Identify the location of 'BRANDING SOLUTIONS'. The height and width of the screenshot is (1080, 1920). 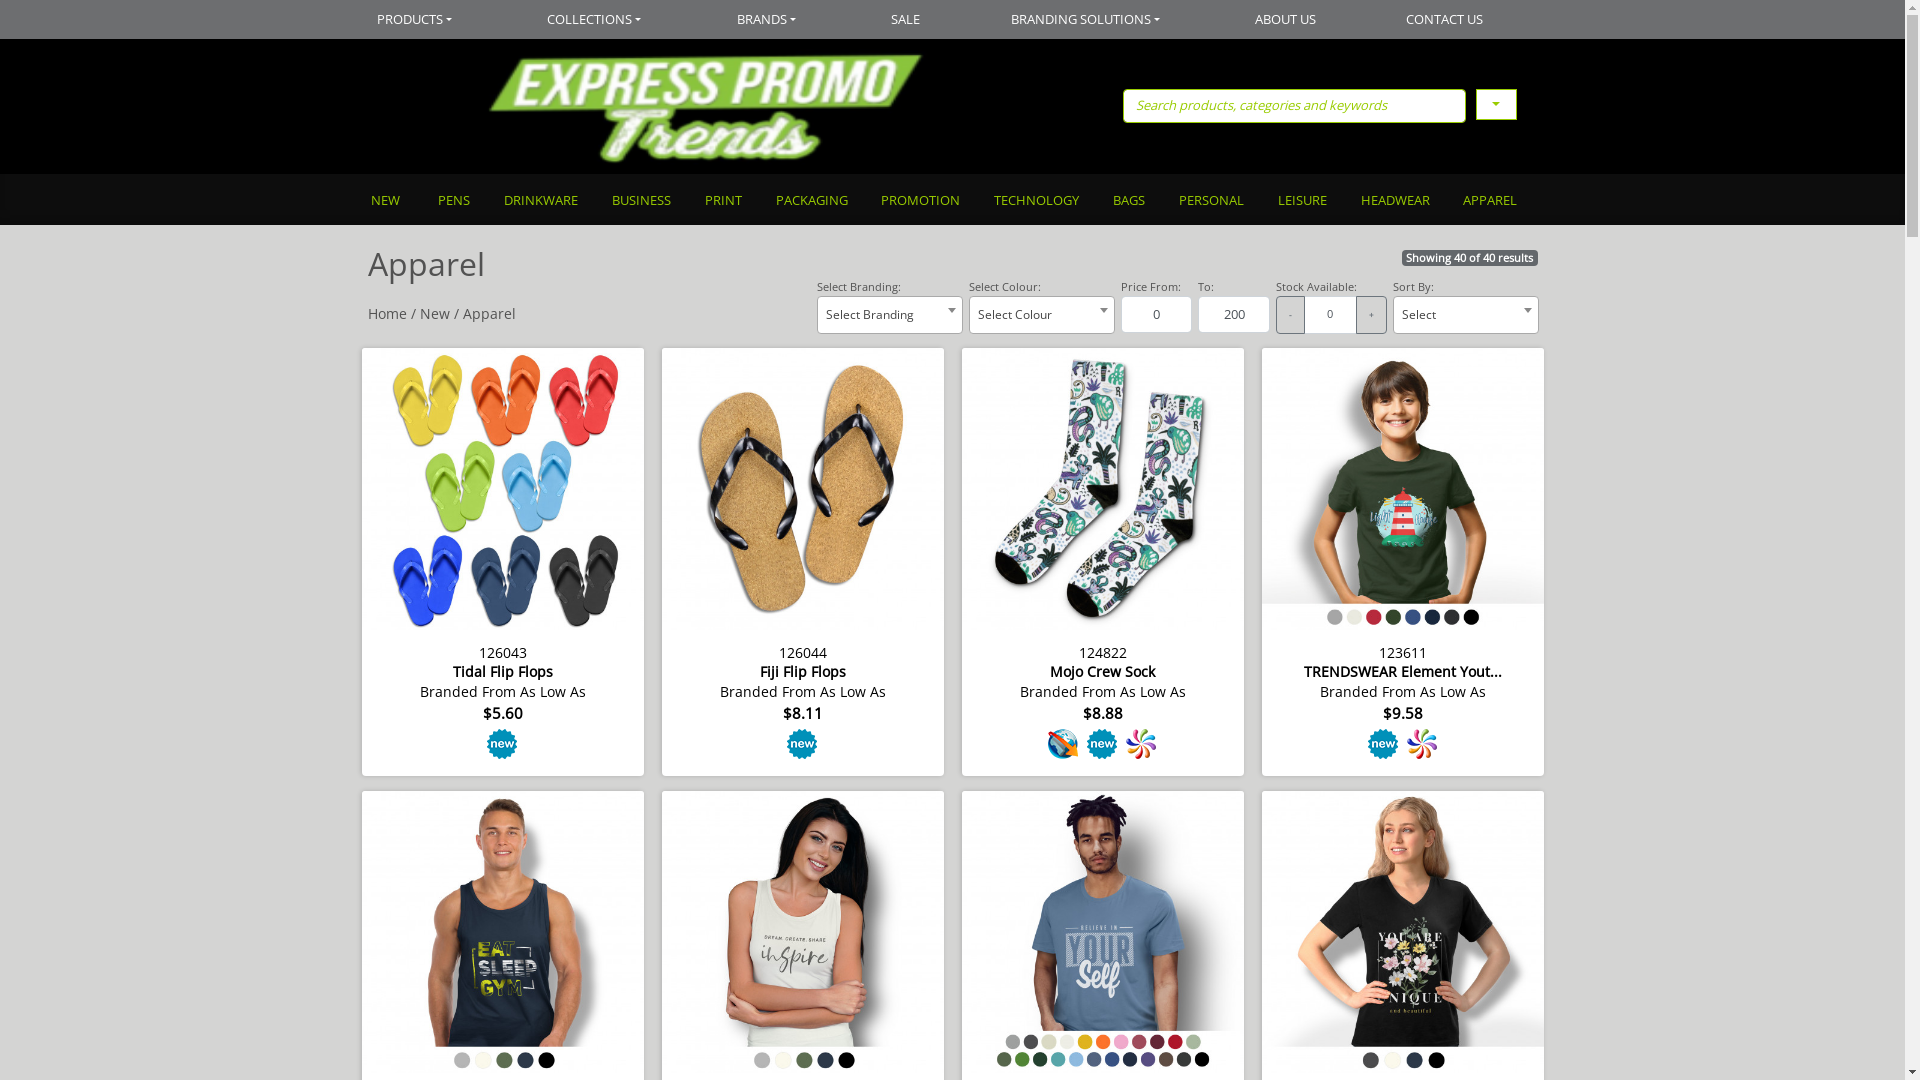
(1087, 19).